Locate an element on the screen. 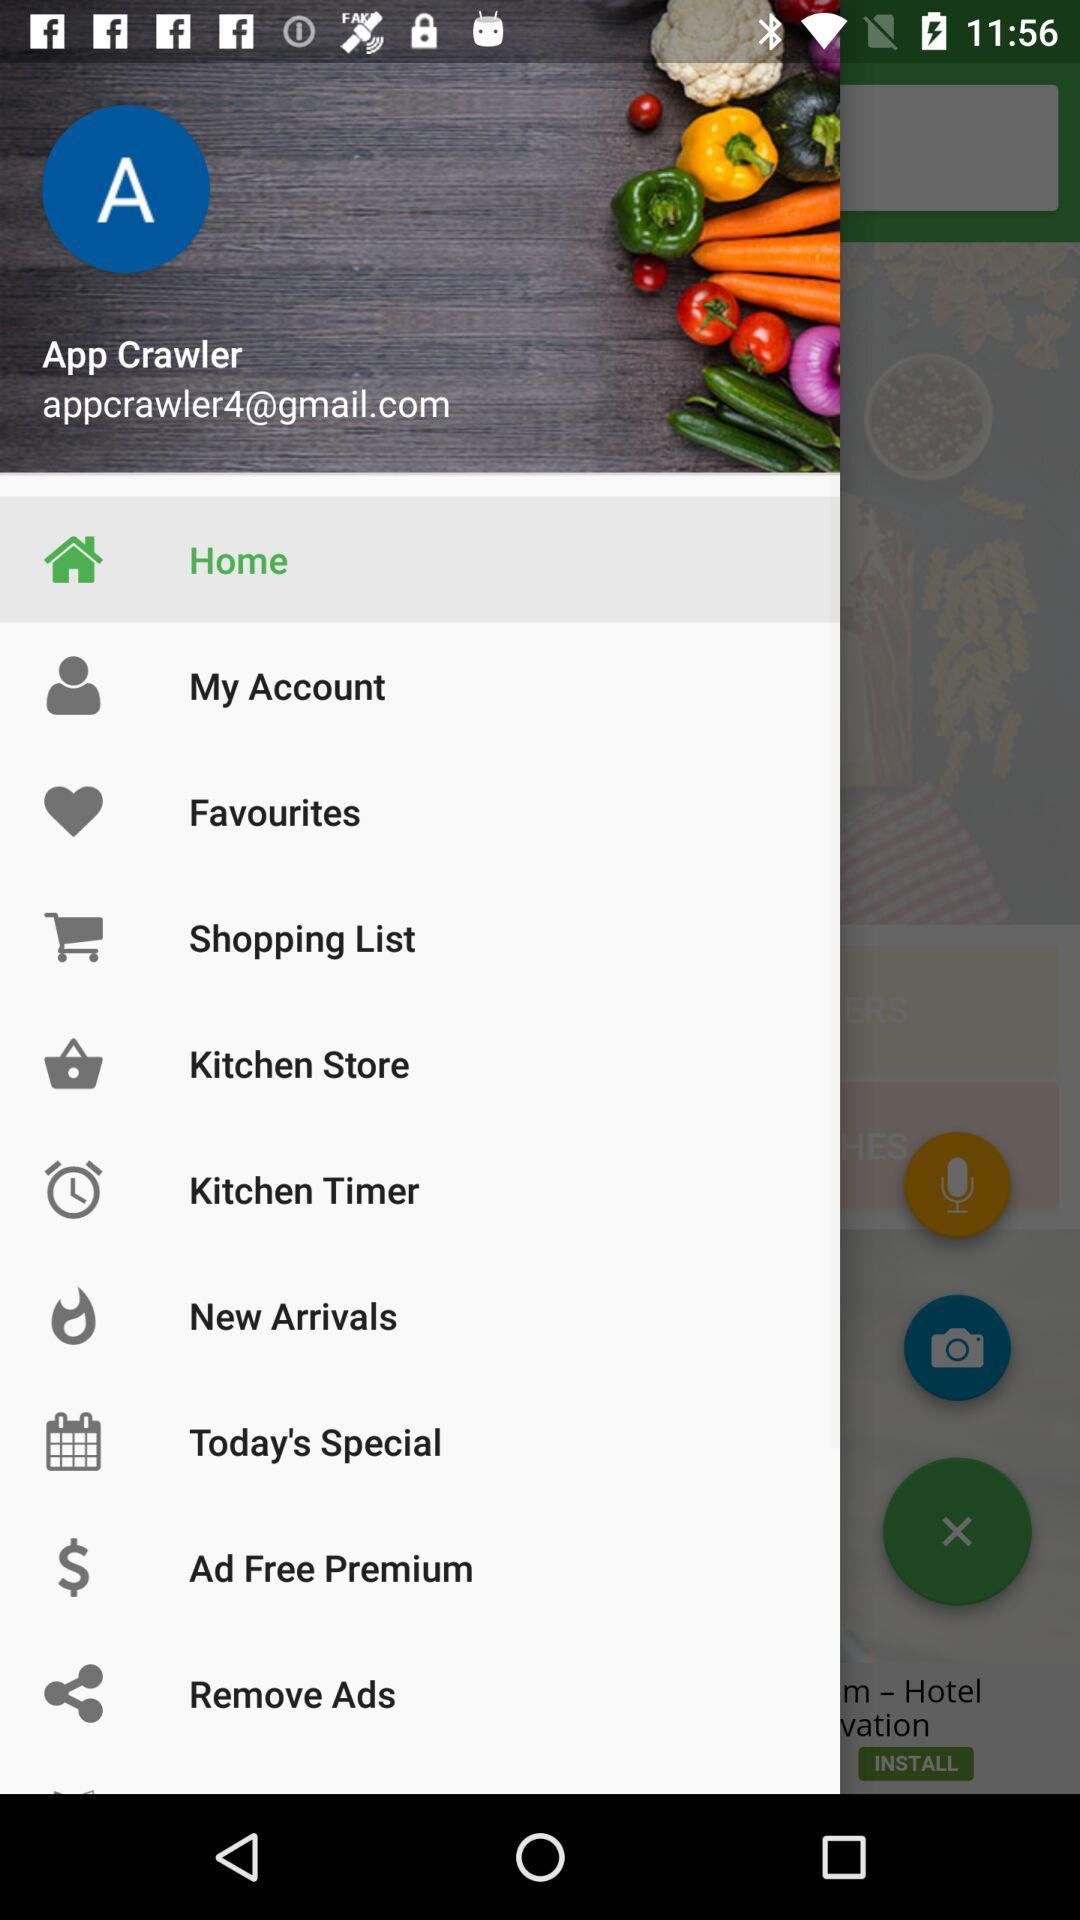  the photo icon is located at coordinates (956, 1355).